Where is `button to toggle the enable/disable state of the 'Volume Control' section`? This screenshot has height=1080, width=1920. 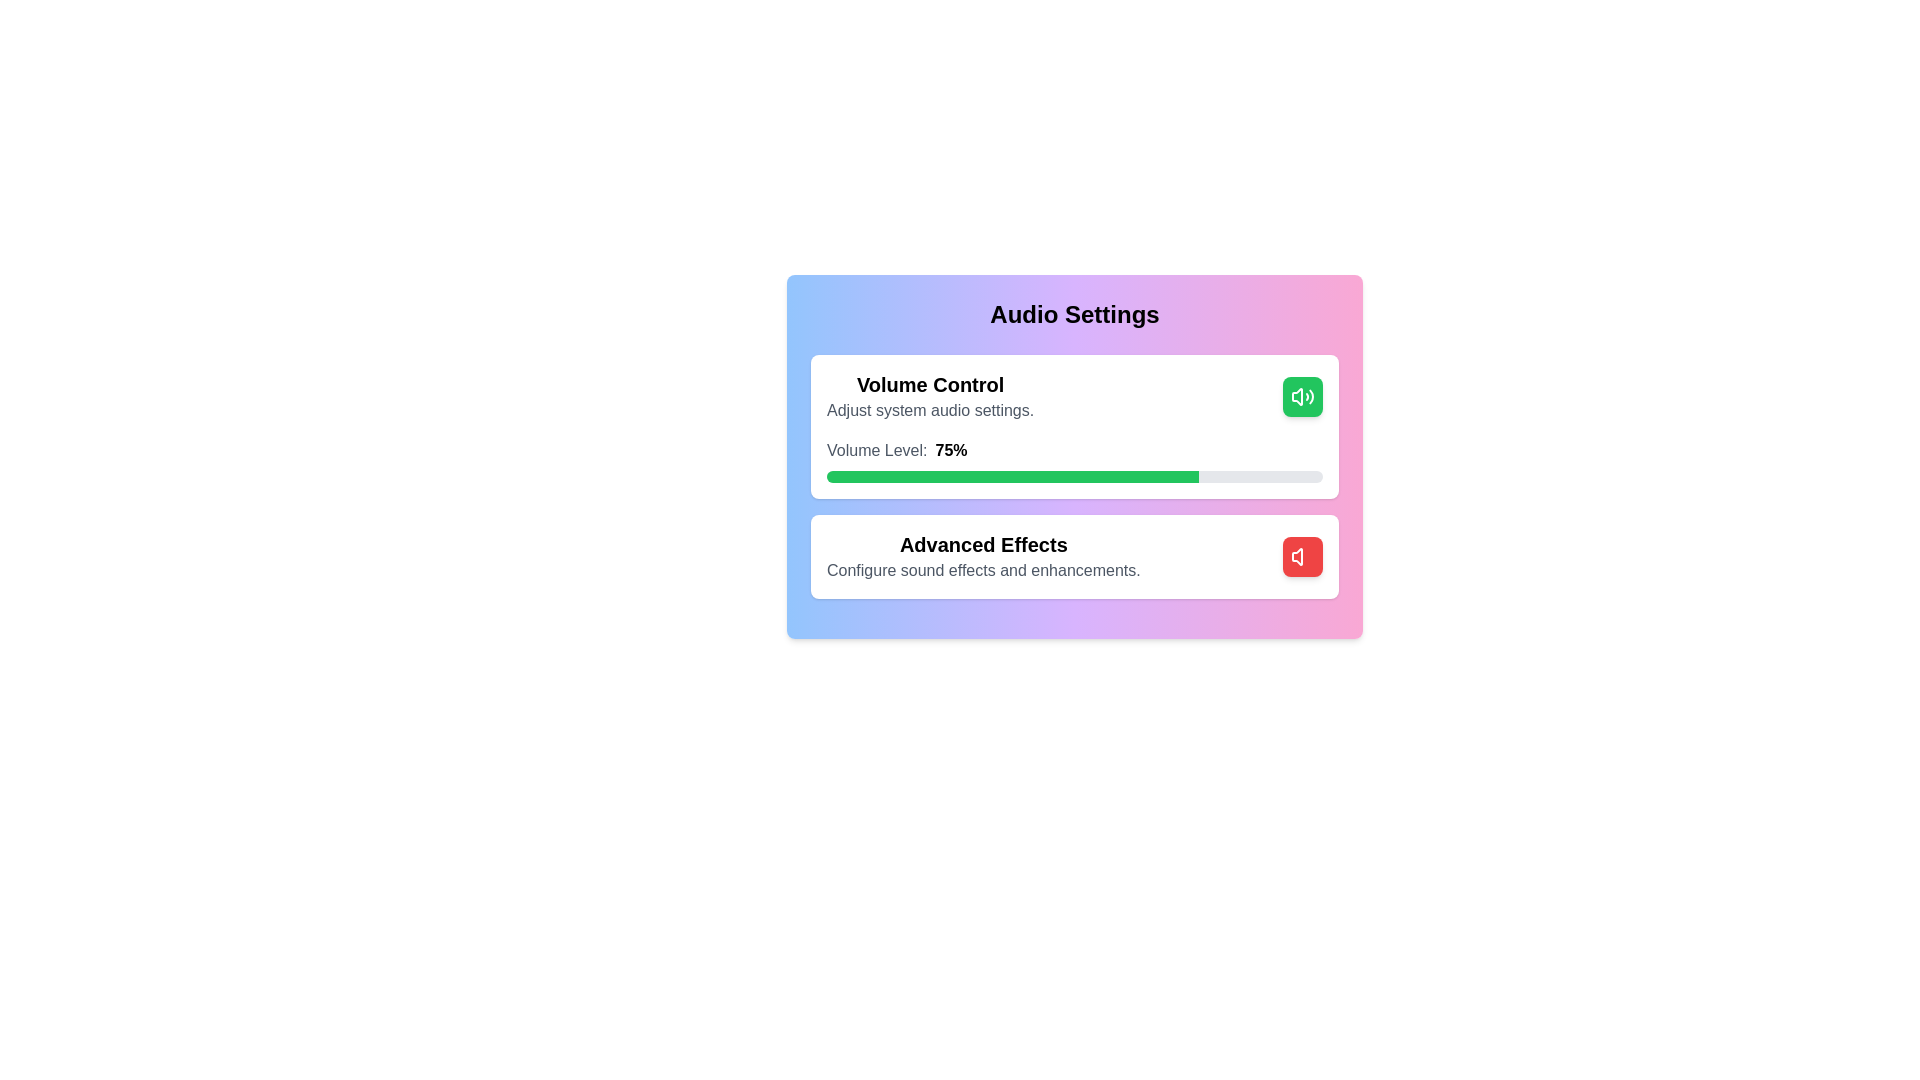 button to toggle the enable/disable state of the 'Volume Control' section is located at coordinates (1302, 397).